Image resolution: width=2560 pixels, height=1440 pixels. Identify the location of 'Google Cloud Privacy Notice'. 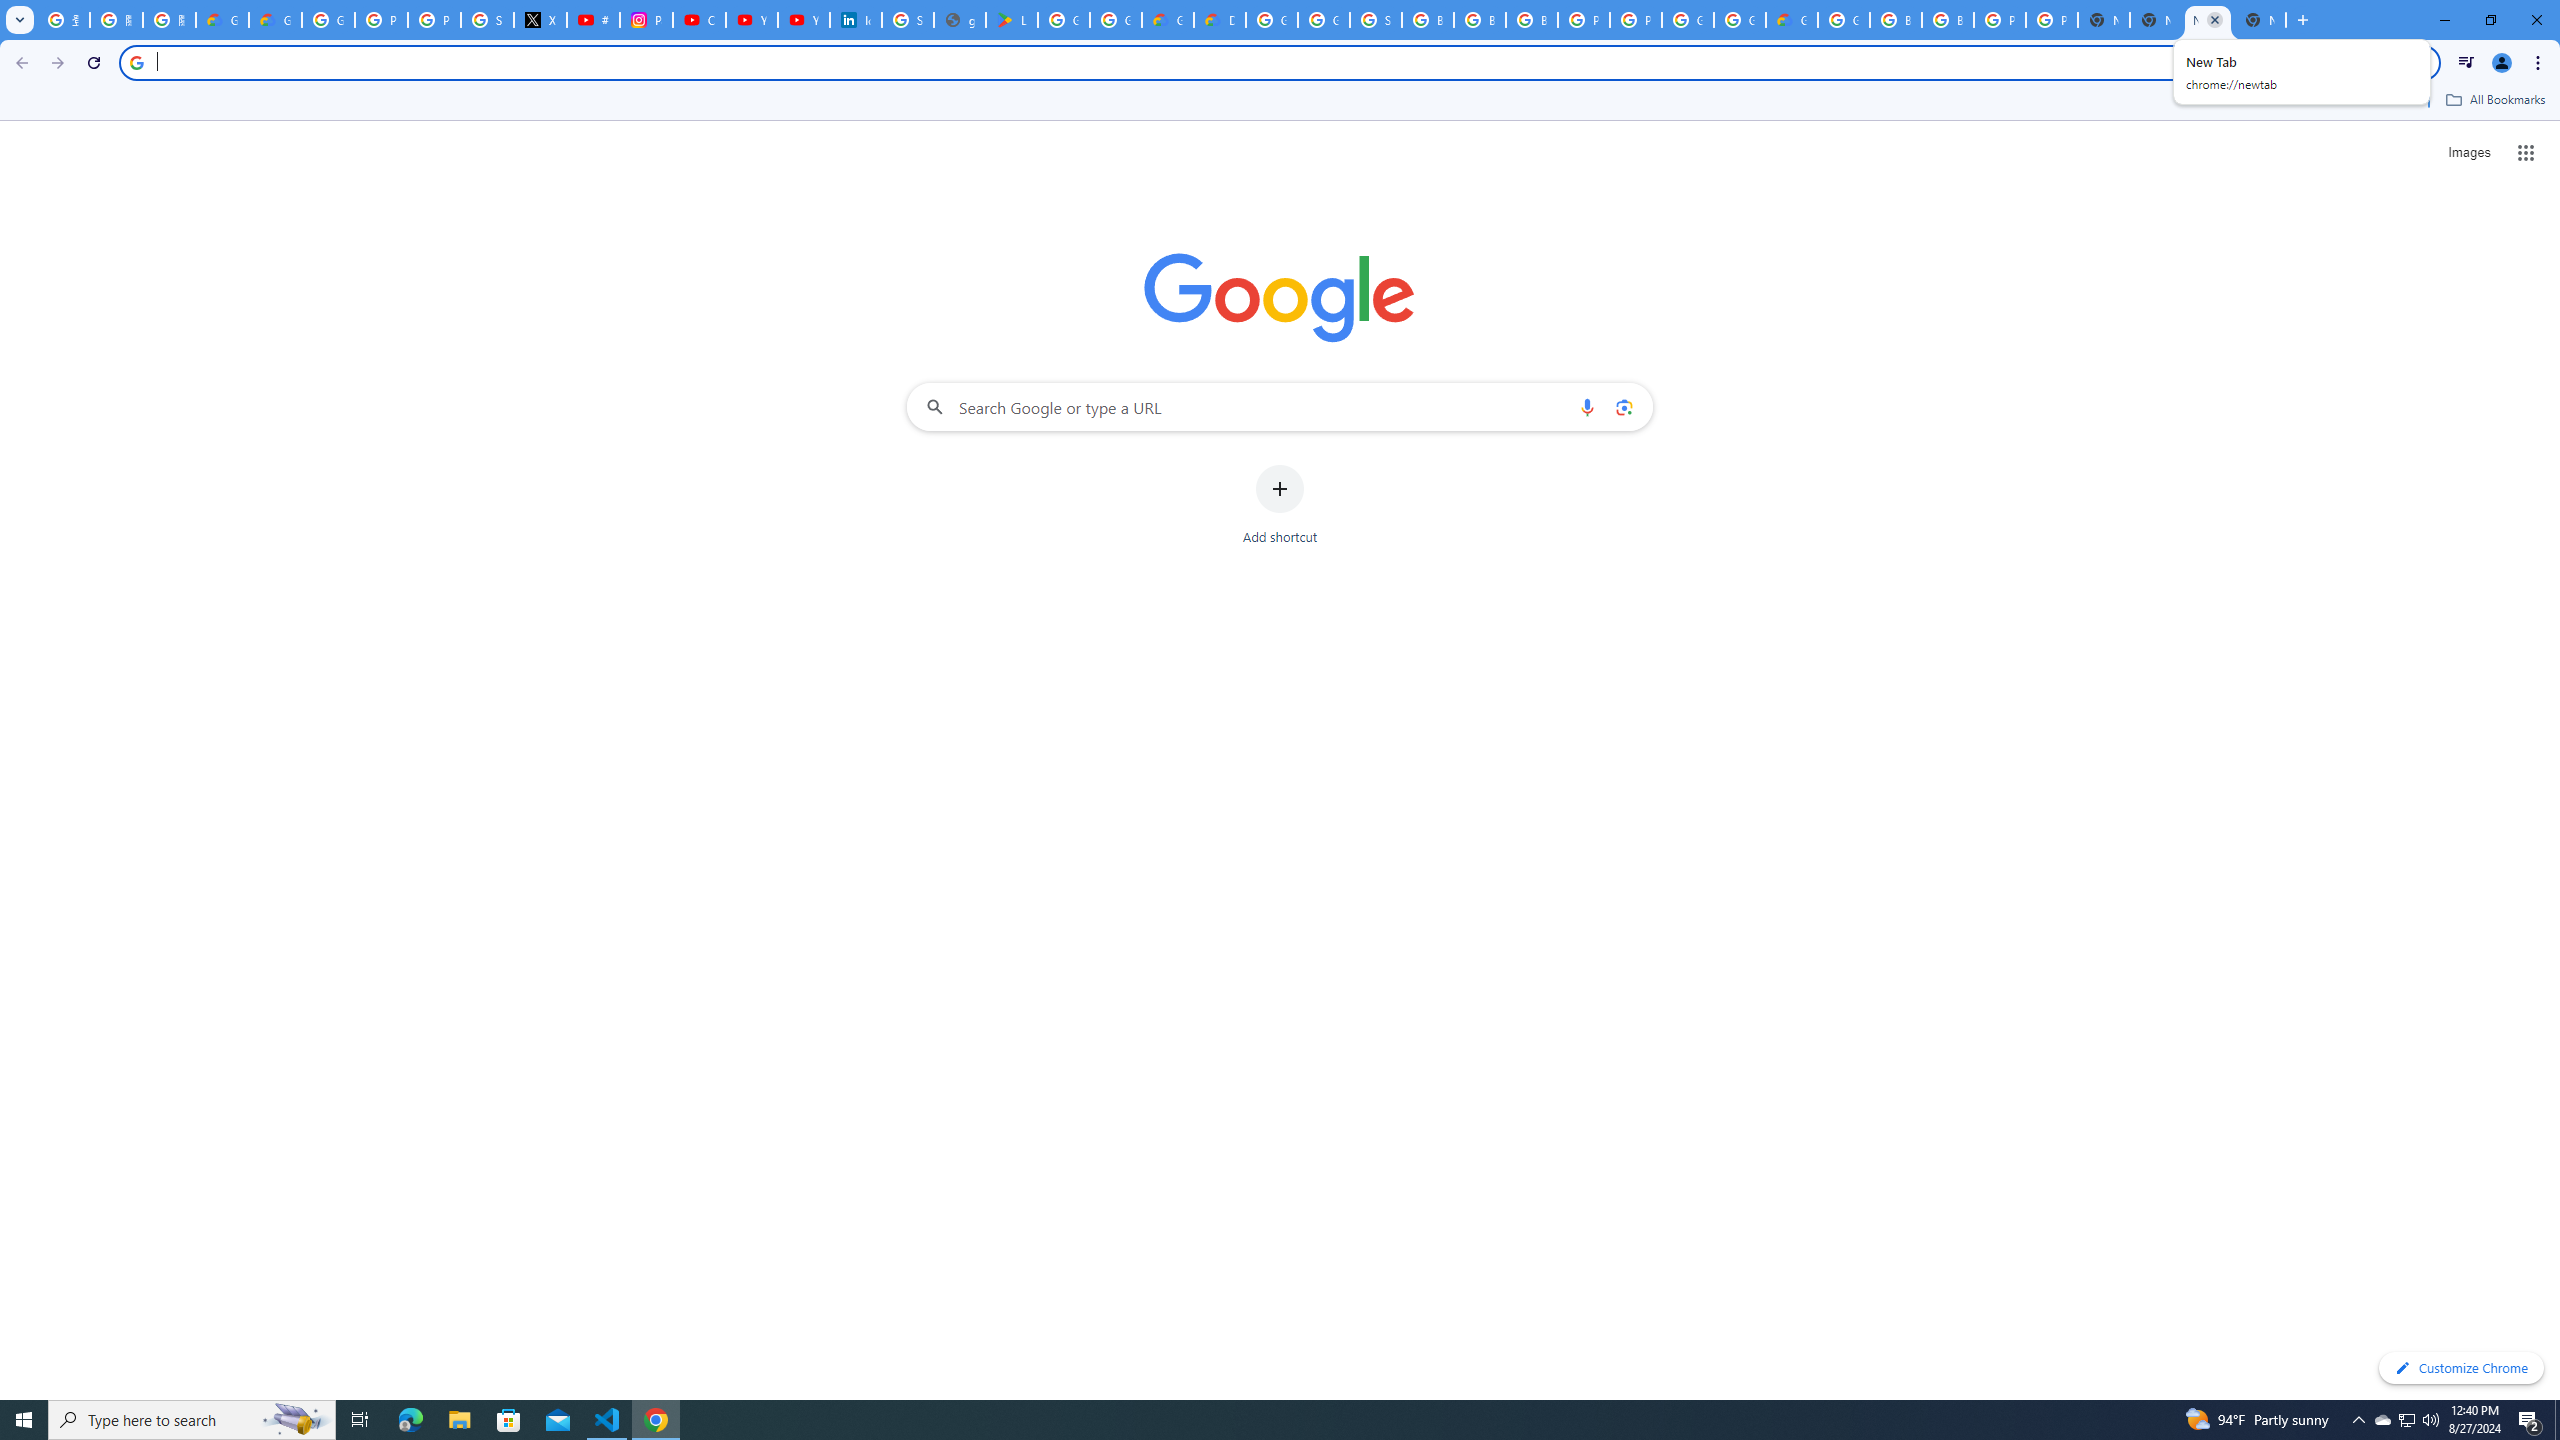
(221, 19).